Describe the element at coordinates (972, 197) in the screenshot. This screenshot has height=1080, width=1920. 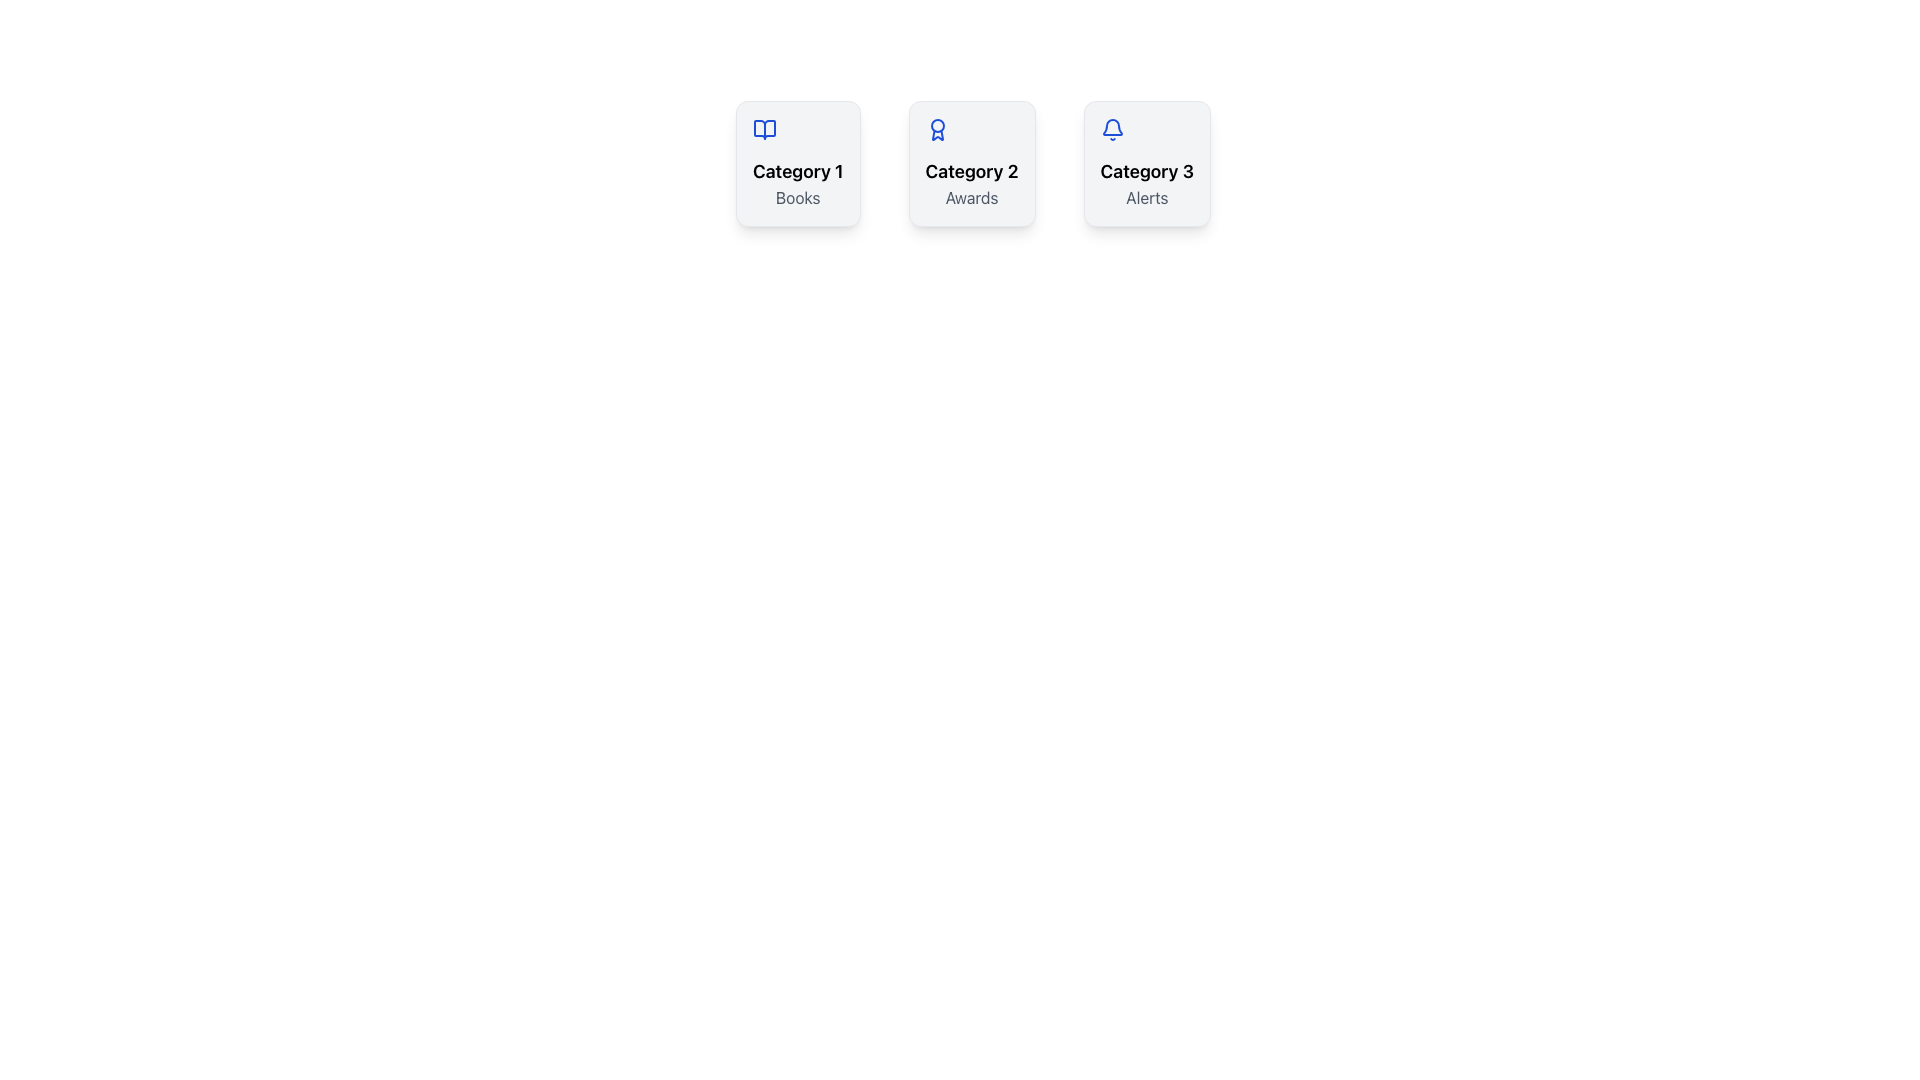
I see `text label 'Awards' styled in gray, located within the panel associated with 'Category 2'` at that location.